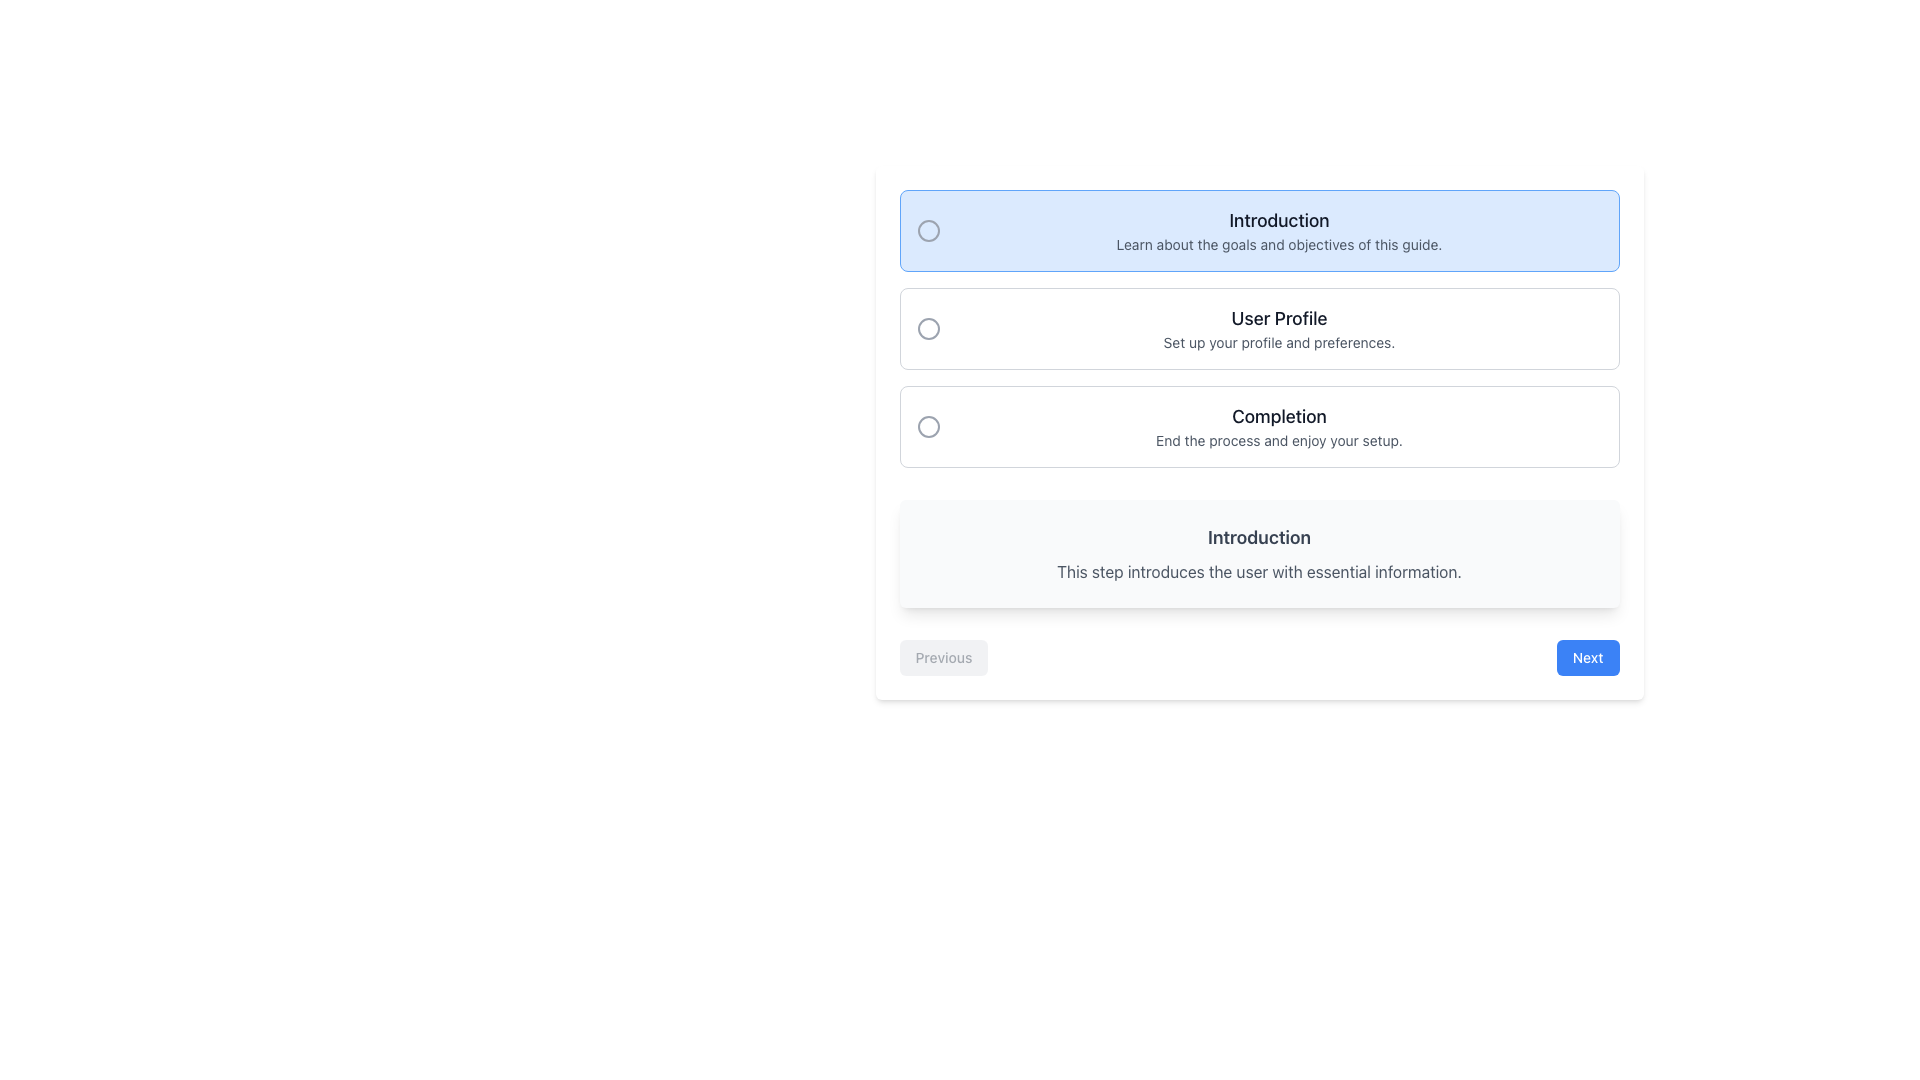 This screenshot has height=1080, width=1920. I want to click on the text label titled 'Completion' with the subtitle 'End the process and enjoy your setup.' which is the third row in the vertically-stacked selection menu, so click(1278, 426).